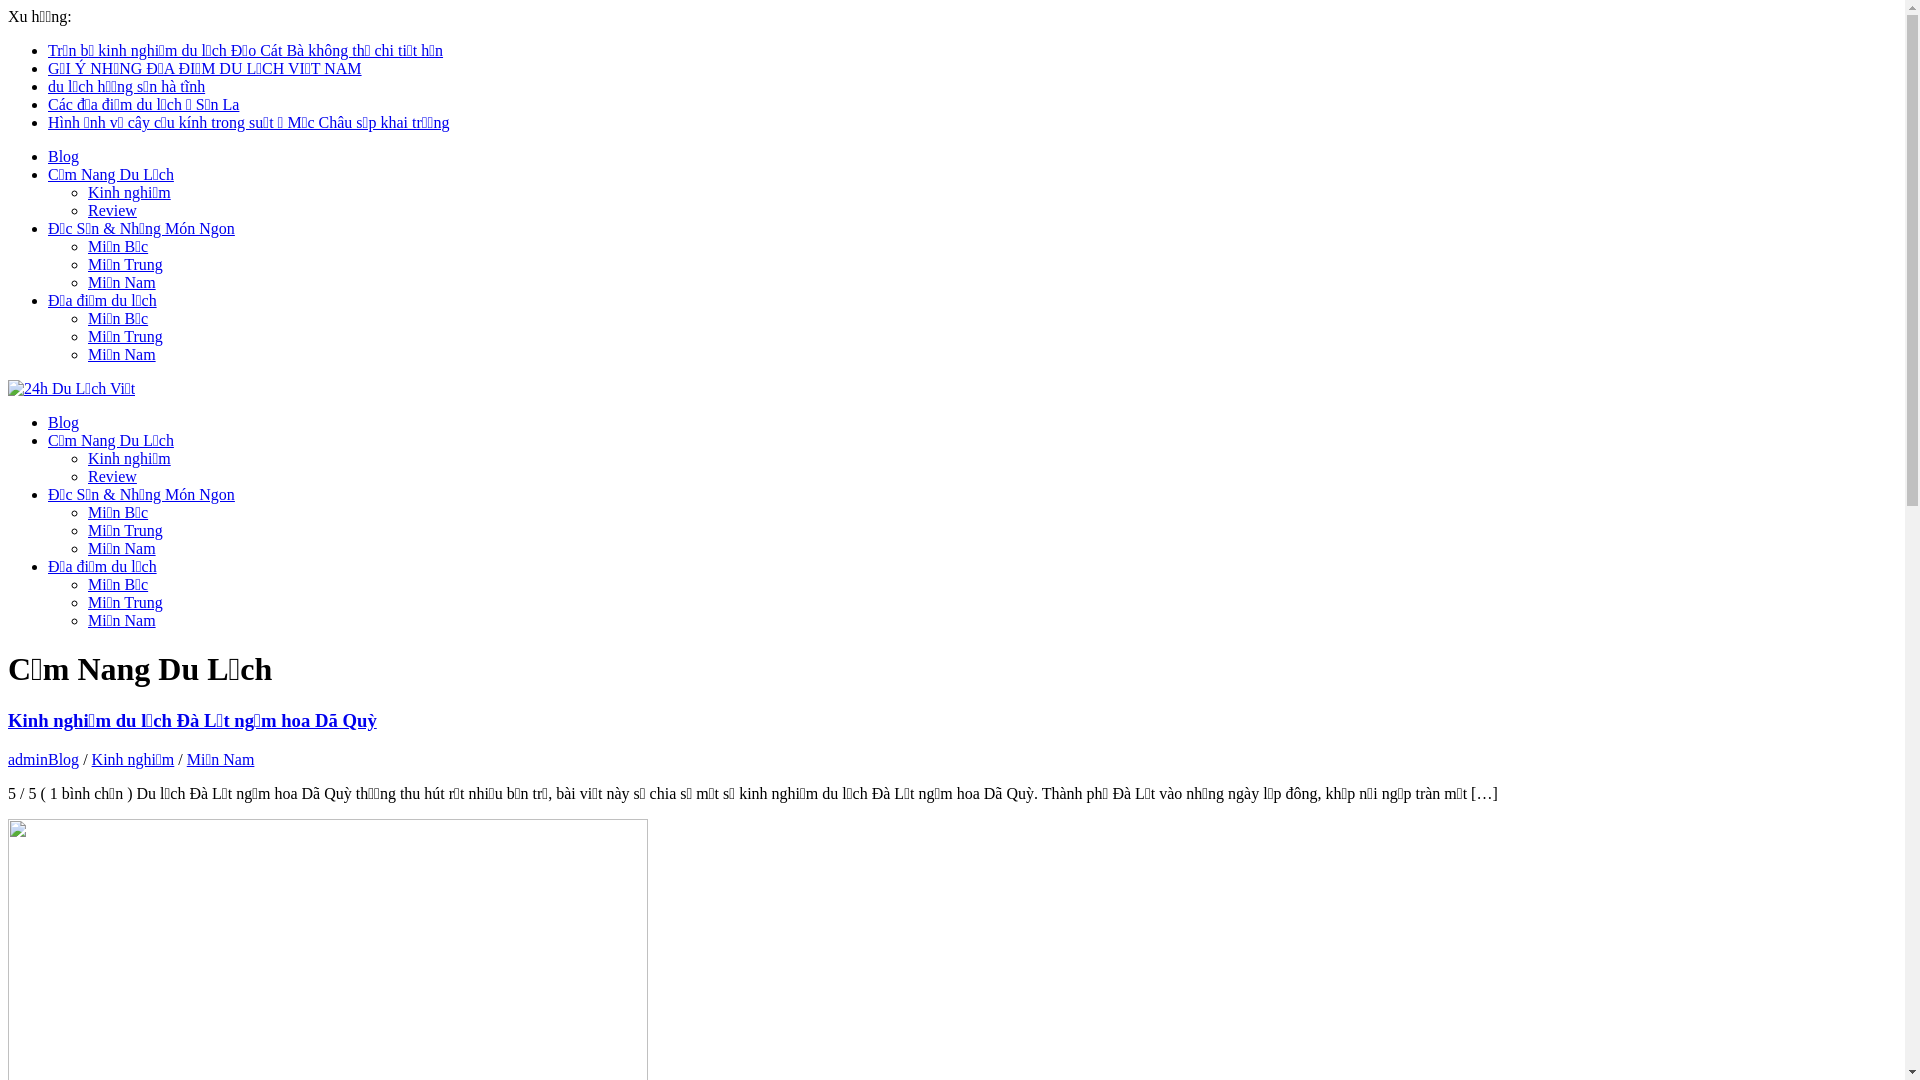 This screenshot has width=1920, height=1080. Describe the element at coordinates (48, 421) in the screenshot. I see `'Blog'` at that location.